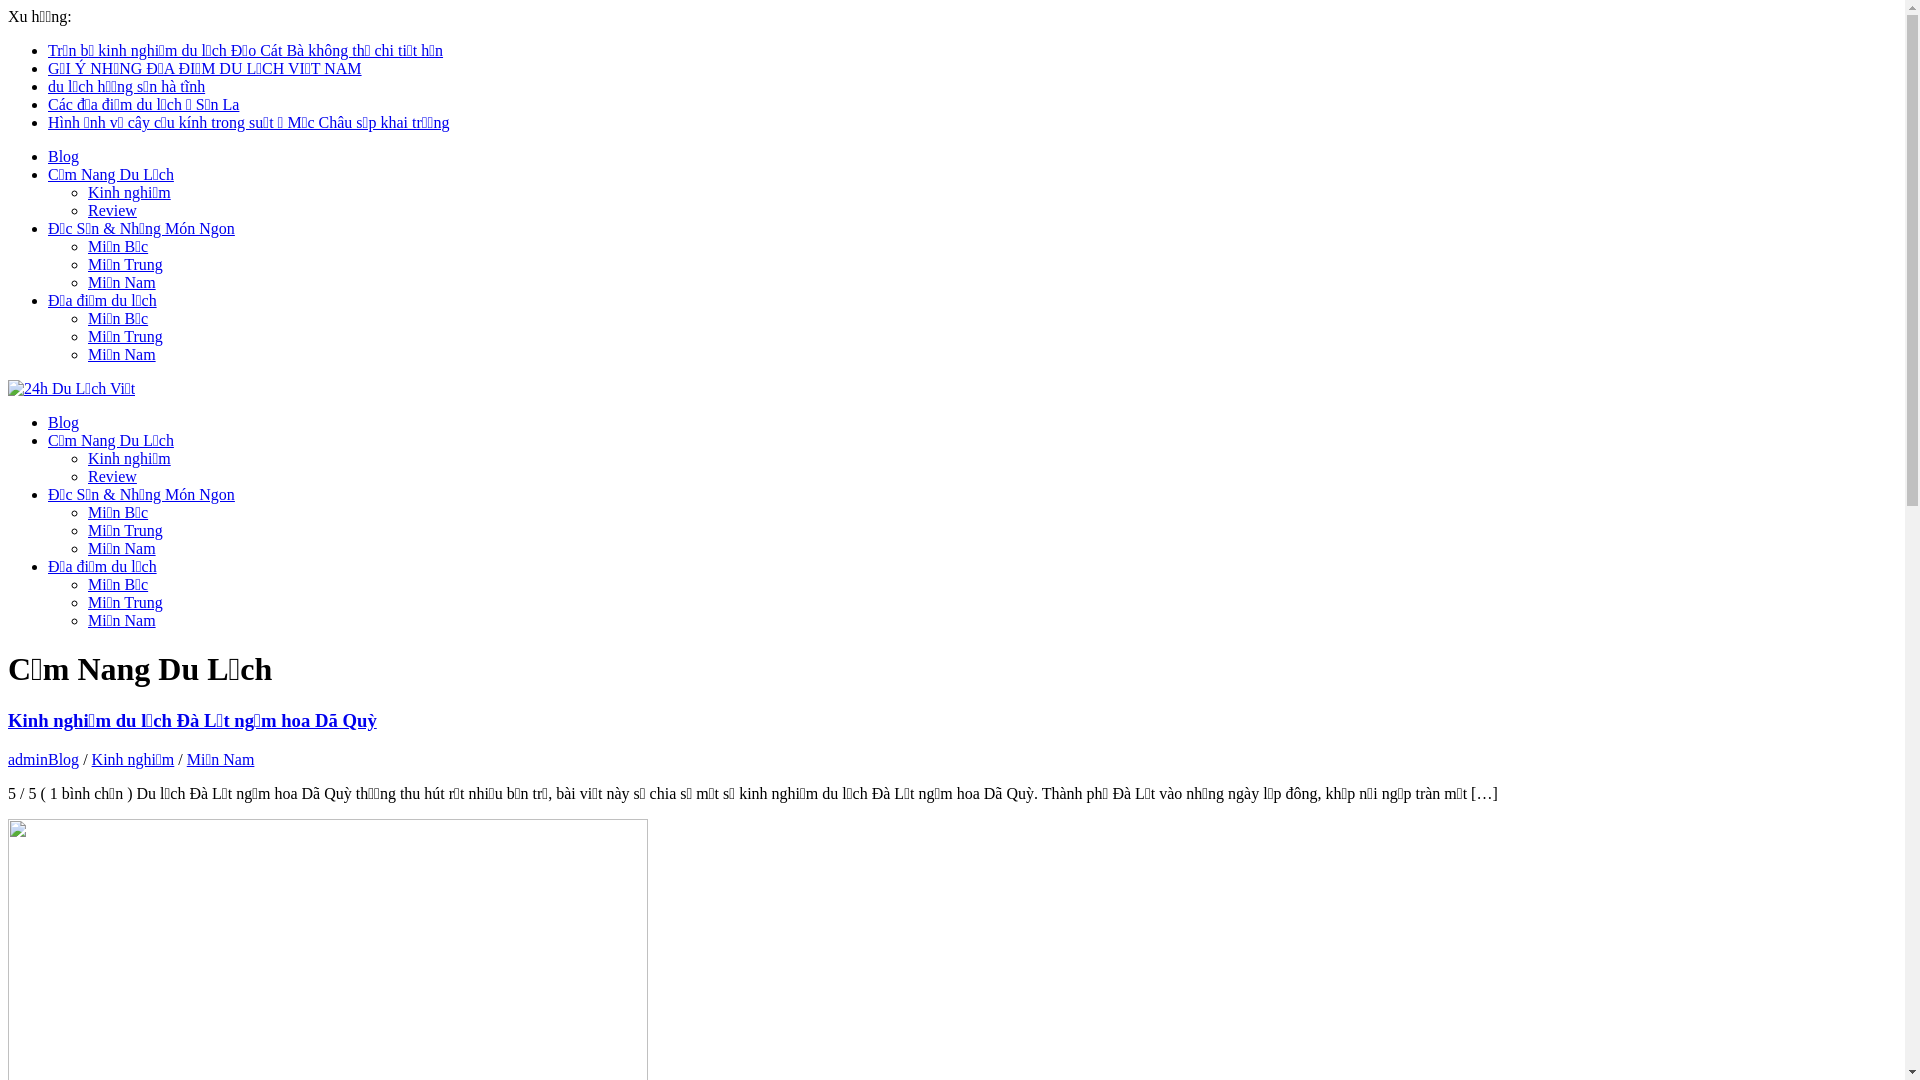 This screenshot has width=1920, height=1080. Describe the element at coordinates (48, 421) in the screenshot. I see `'Blog'` at that location.